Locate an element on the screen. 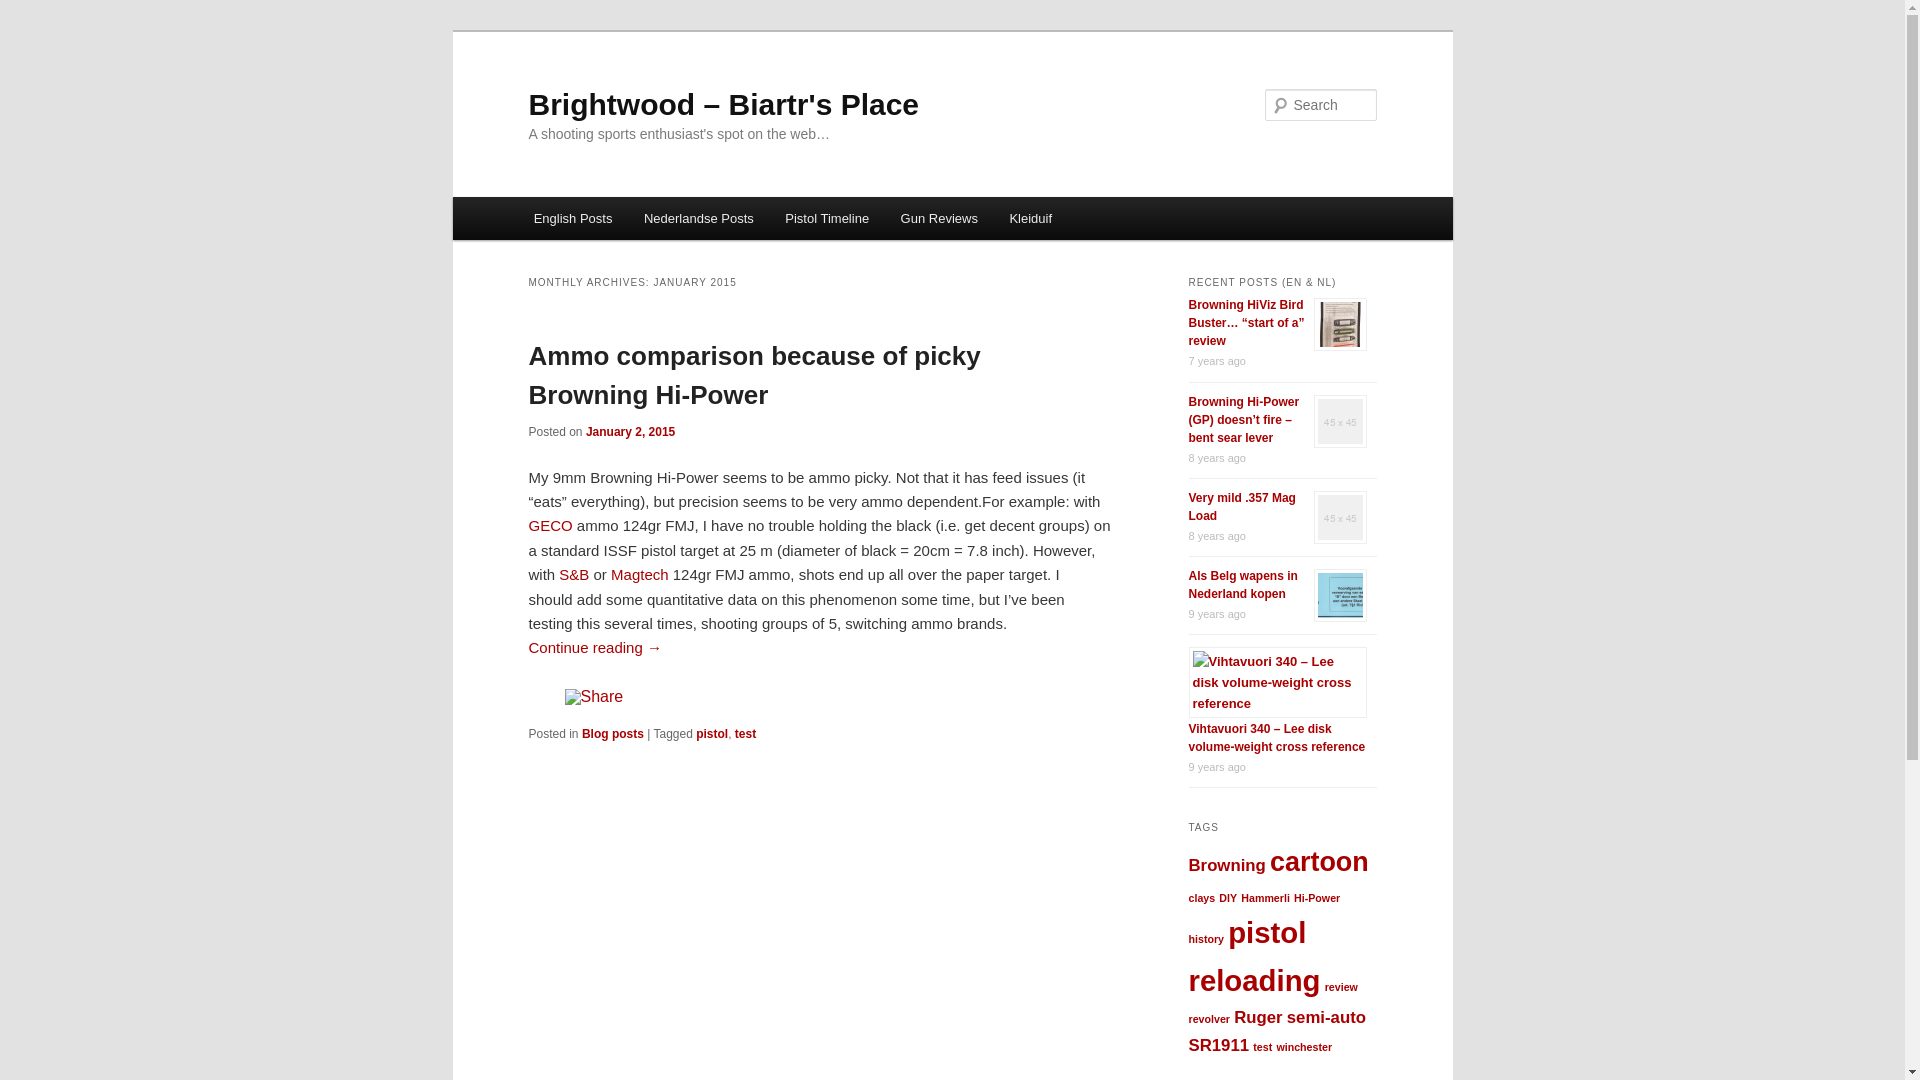 The height and width of the screenshot is (1080, 1920). 'Ruger' is located at coordinates (1256, 1017).